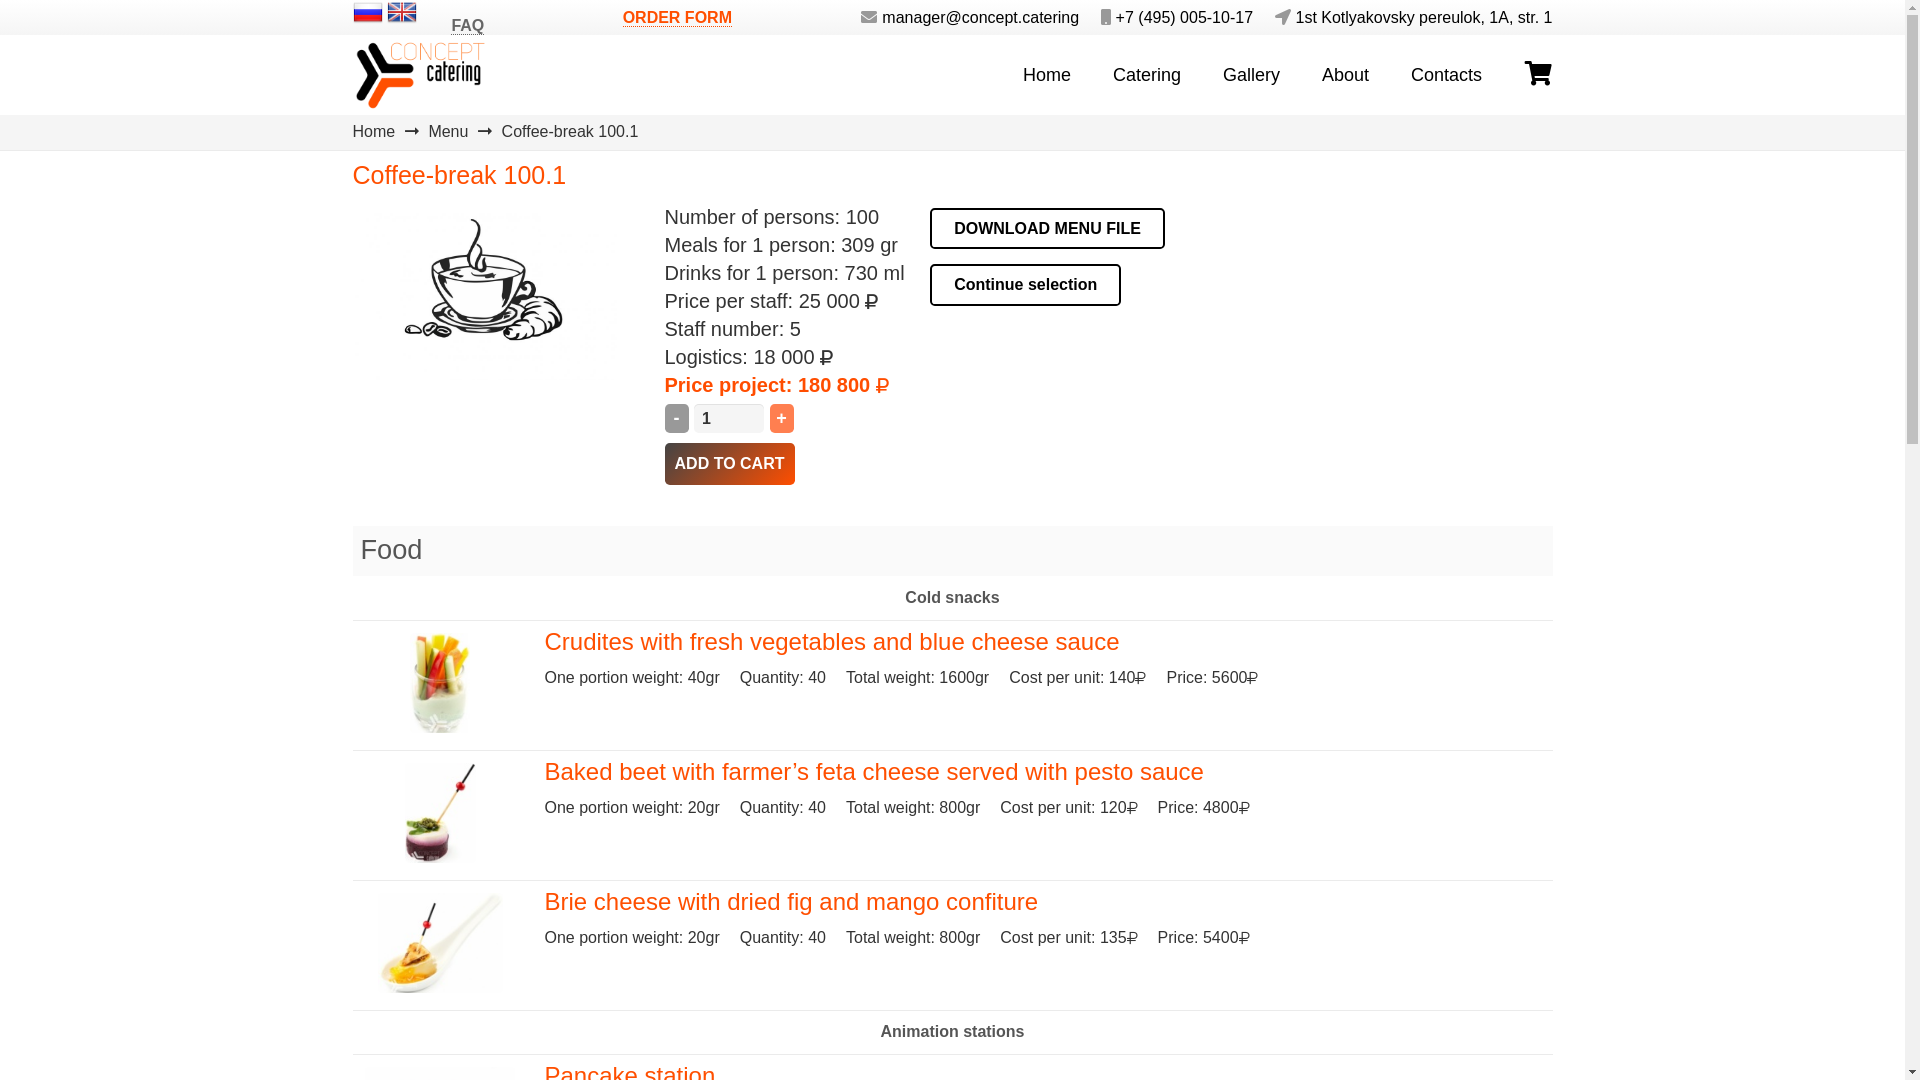 Image resolution: width=1920 pixels, height=1080 pixels. I want to click on 'About', so click(1345, 73).